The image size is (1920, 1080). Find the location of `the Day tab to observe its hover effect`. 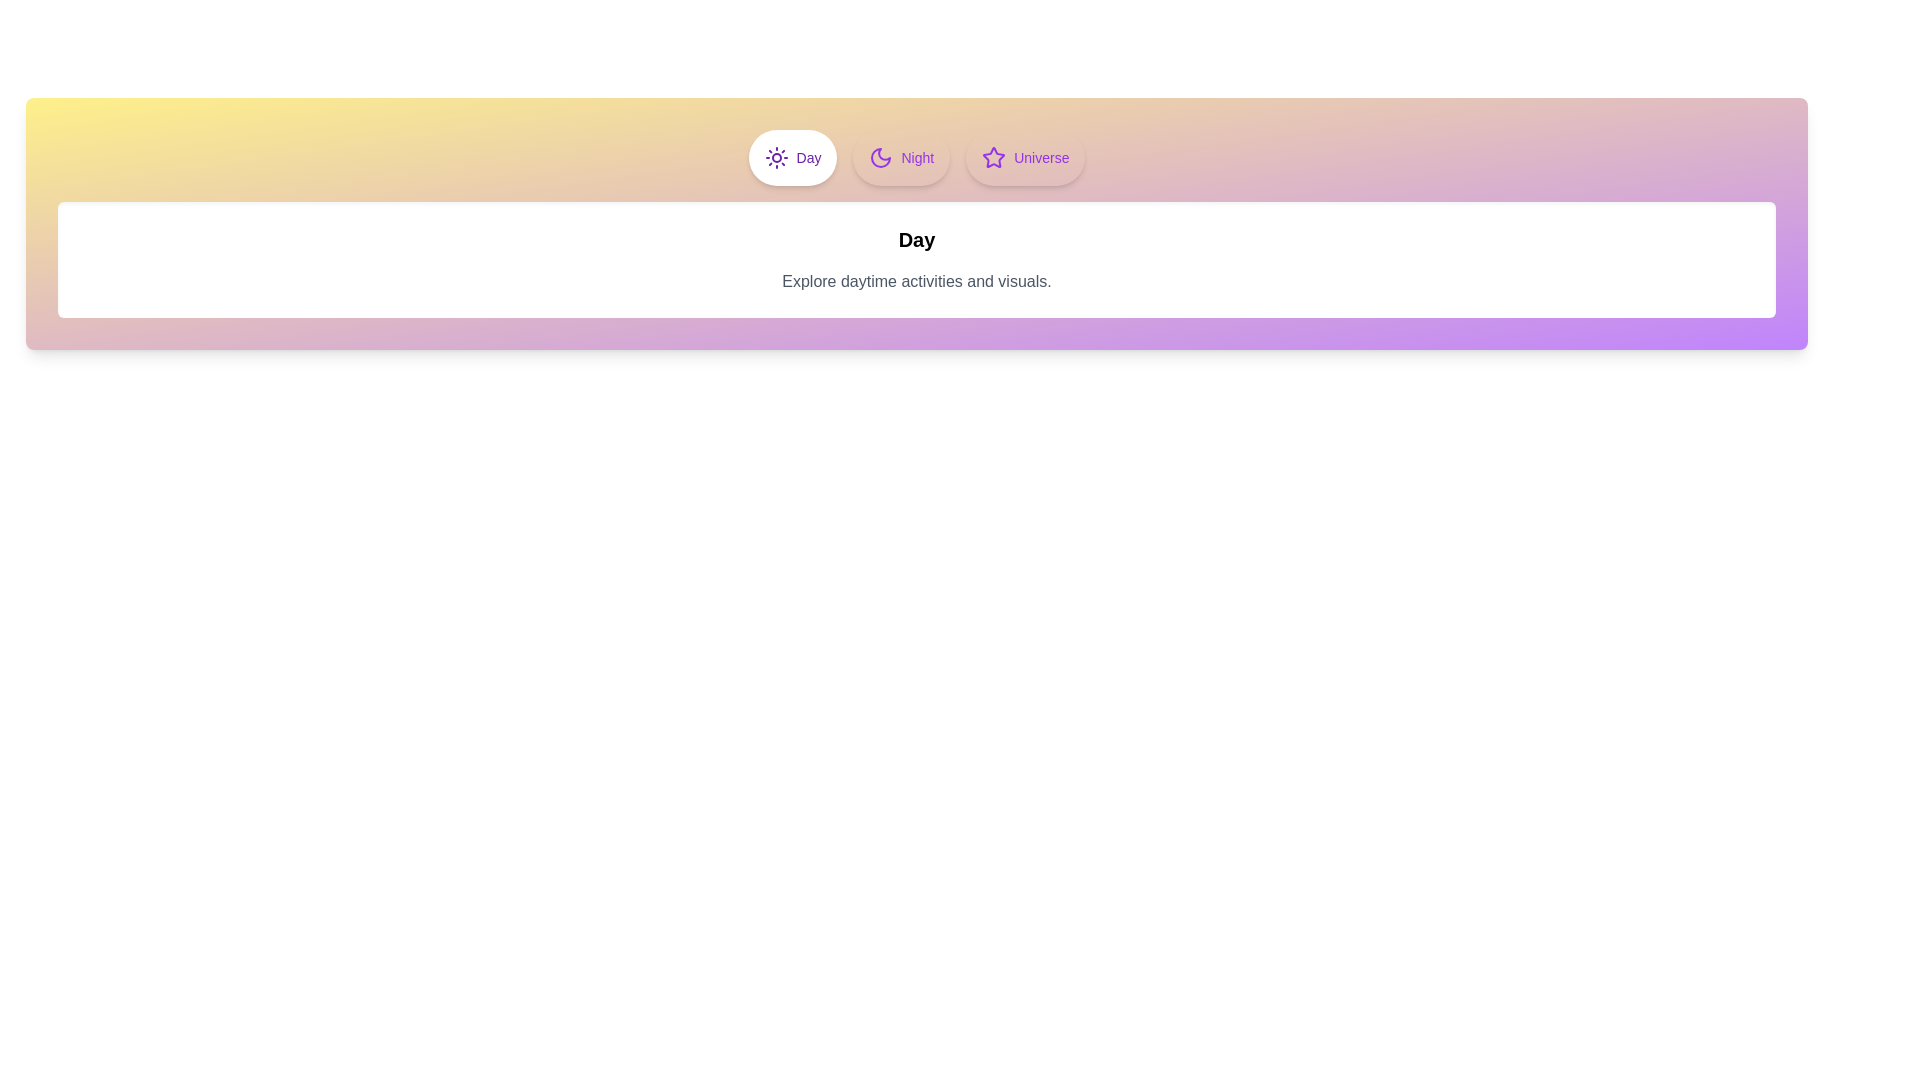

the Day tab to observe its hover effect is located at coordinates (791, 157).